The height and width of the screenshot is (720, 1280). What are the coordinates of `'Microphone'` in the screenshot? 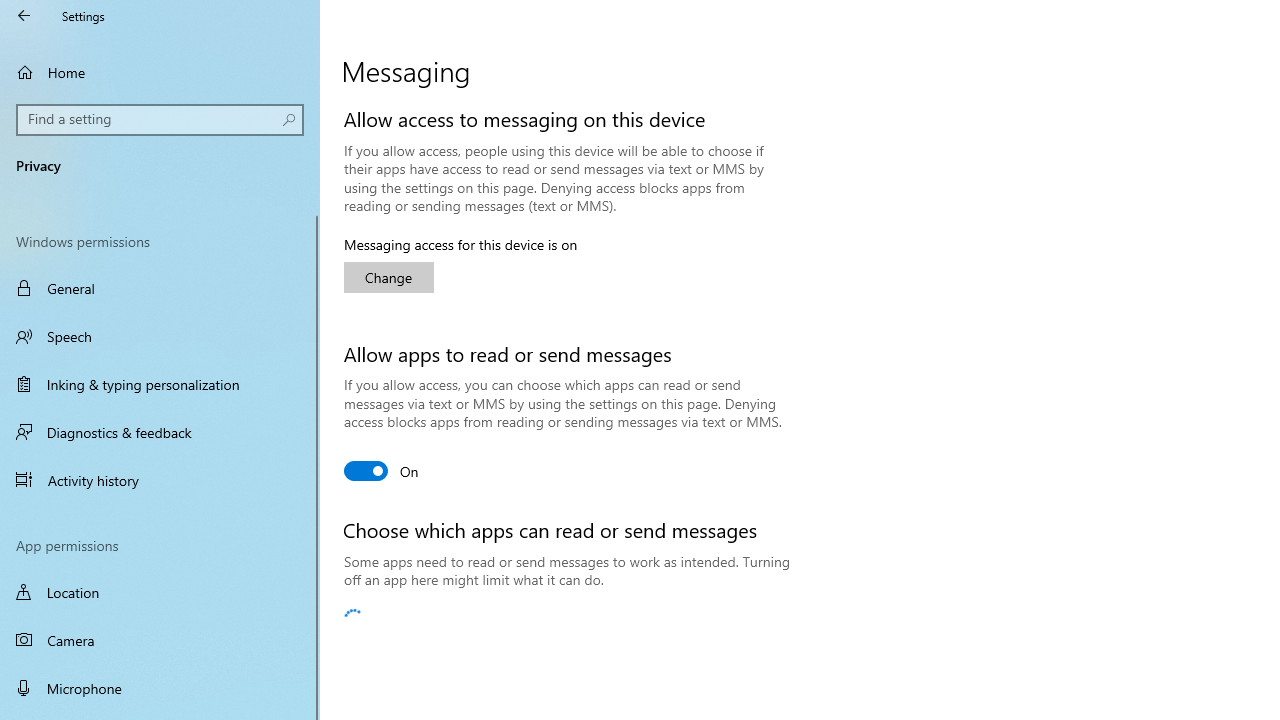 It's located at (160, 686).